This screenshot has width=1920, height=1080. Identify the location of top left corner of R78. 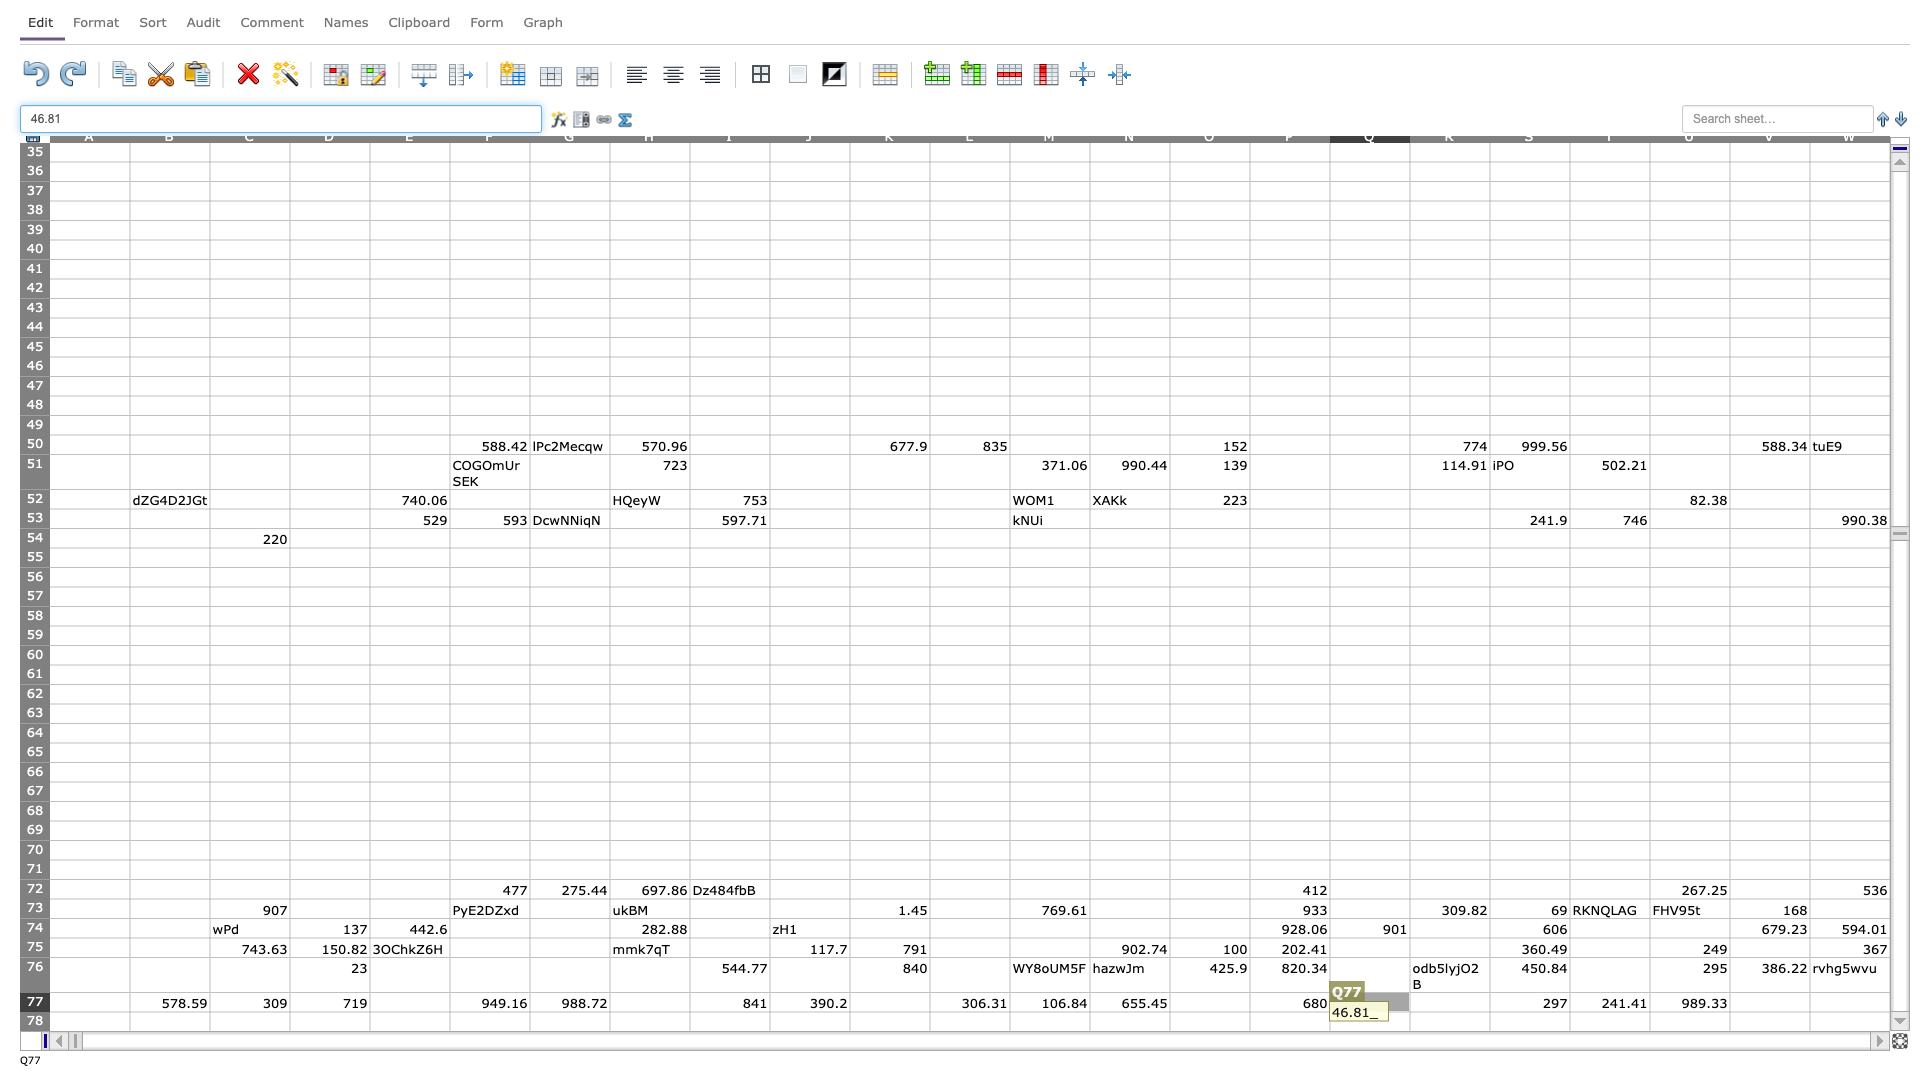
(1409, 1011).